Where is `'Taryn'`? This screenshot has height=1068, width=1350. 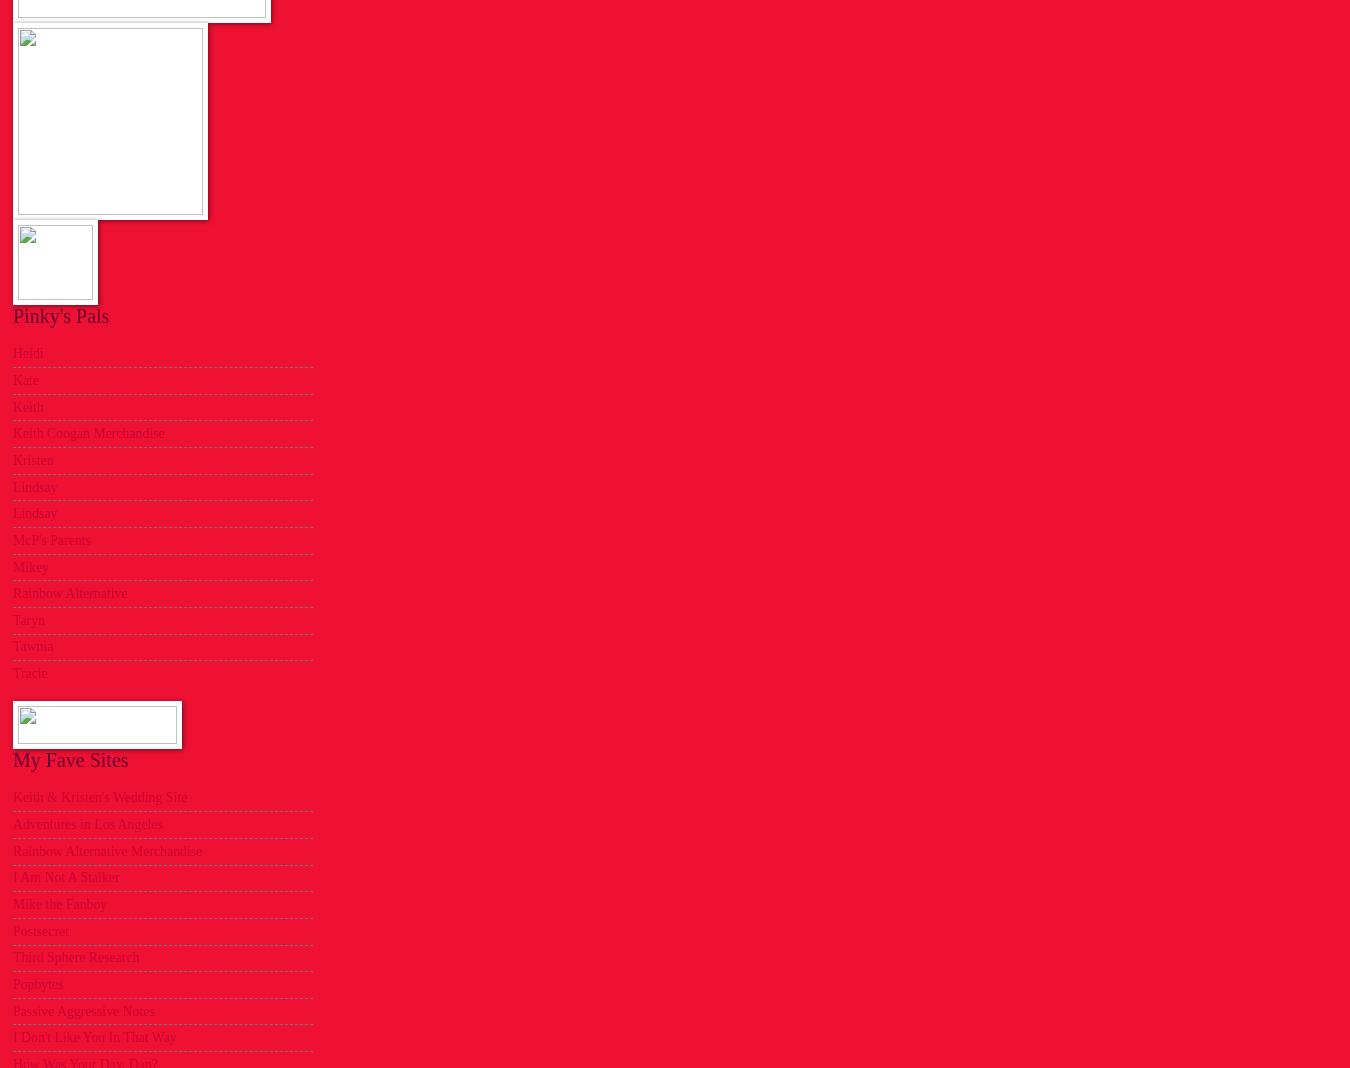 'Taryn' is located at coordinates (27, 618).